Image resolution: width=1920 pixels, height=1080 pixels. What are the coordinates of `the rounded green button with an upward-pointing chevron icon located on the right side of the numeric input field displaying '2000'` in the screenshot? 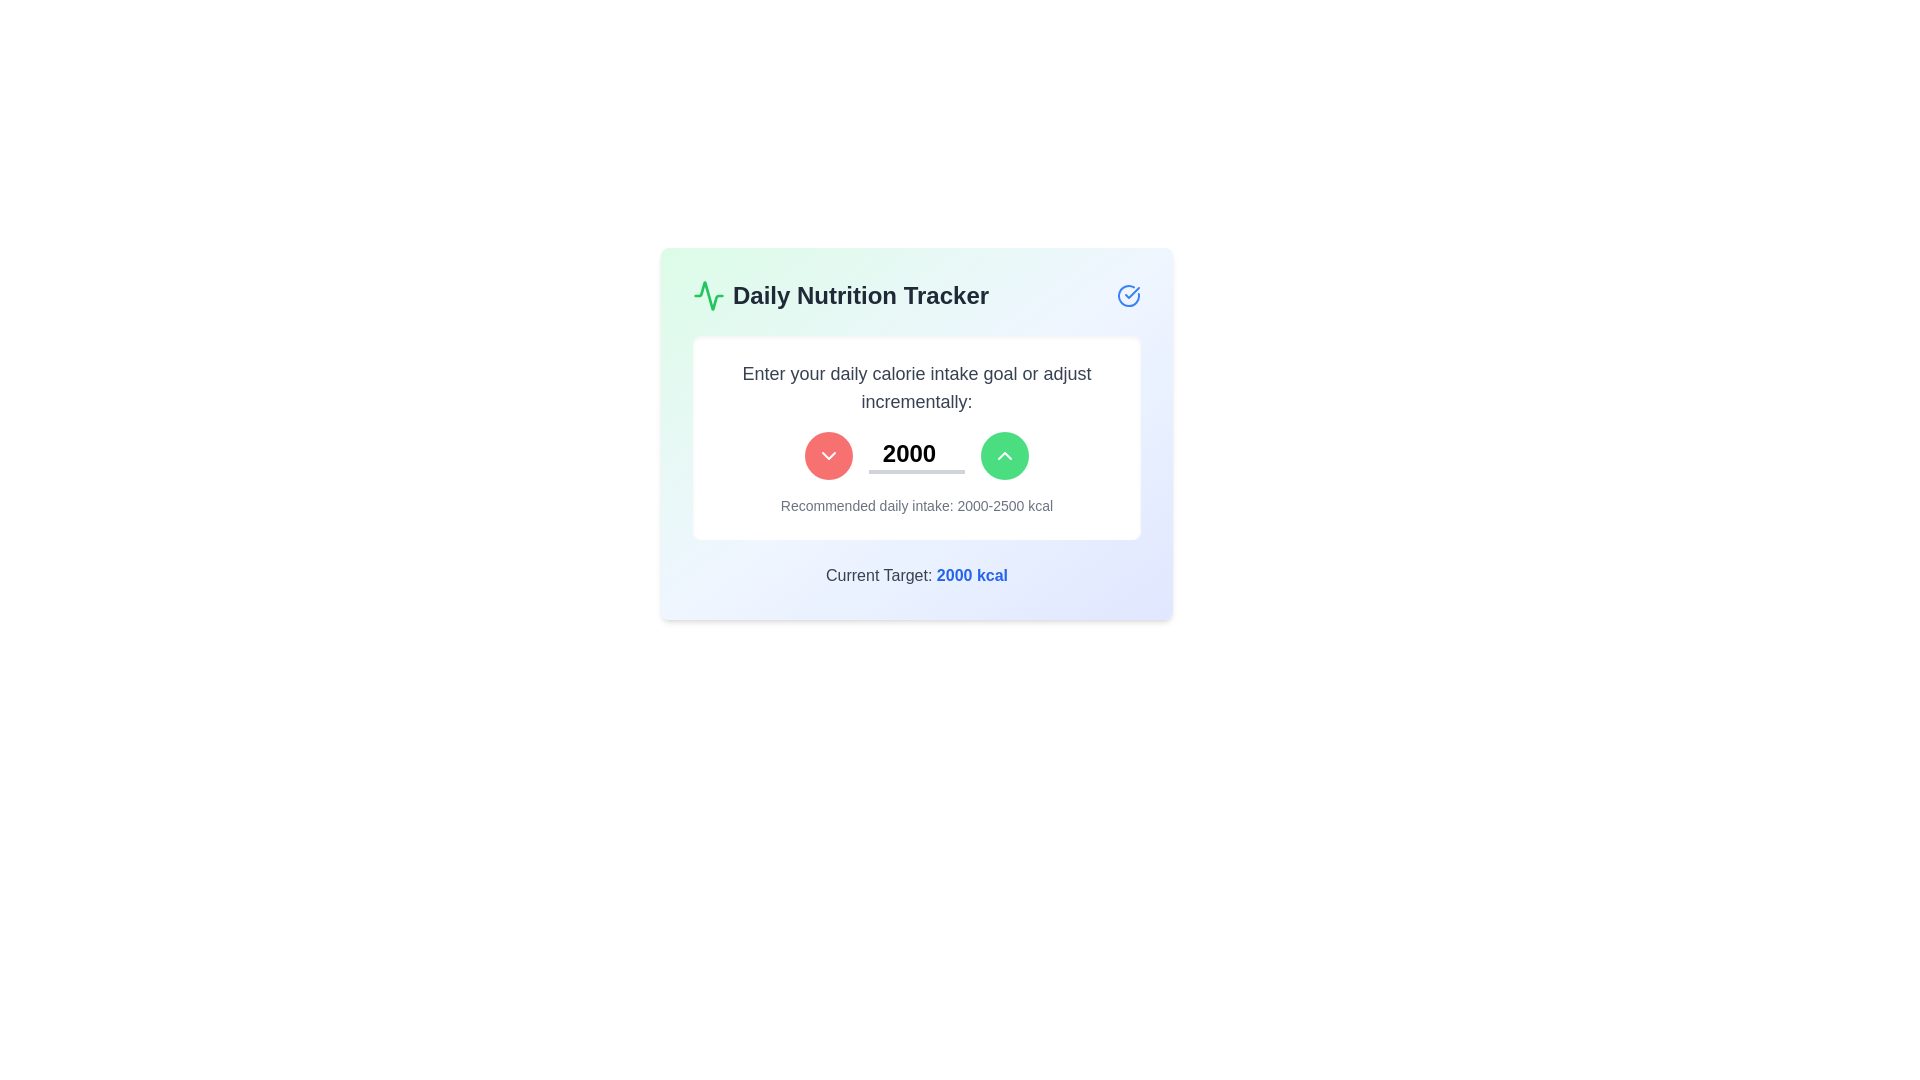 It's located at (1004, 455).